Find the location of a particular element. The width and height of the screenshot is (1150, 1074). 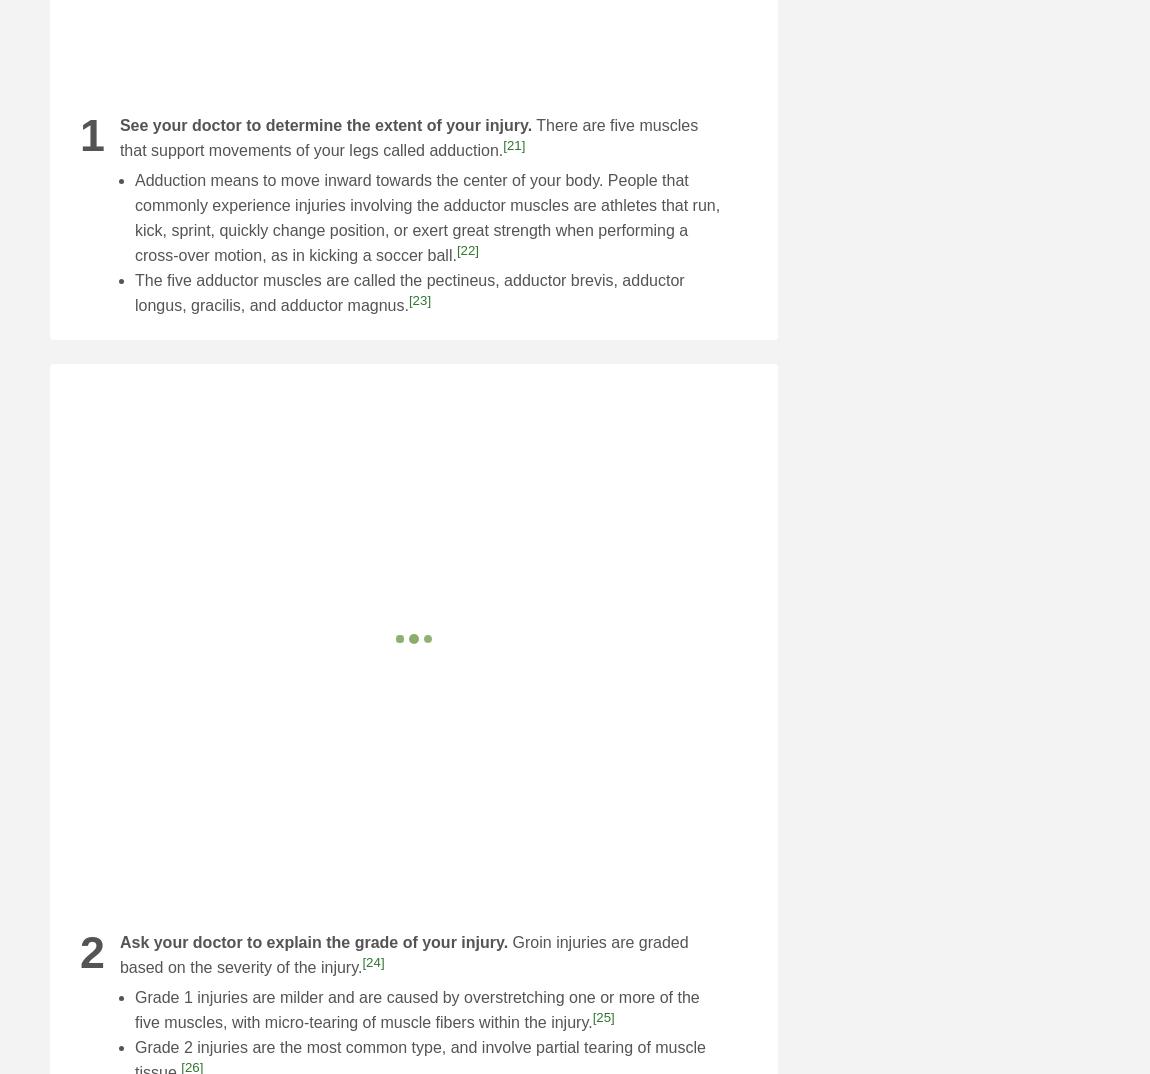

'Grade 1 injuries are milder and are caused by overstretching one or more of the five muscles, with micro-tearing of muscle fibers within the injury.' is located at coordinates (416, 1008).